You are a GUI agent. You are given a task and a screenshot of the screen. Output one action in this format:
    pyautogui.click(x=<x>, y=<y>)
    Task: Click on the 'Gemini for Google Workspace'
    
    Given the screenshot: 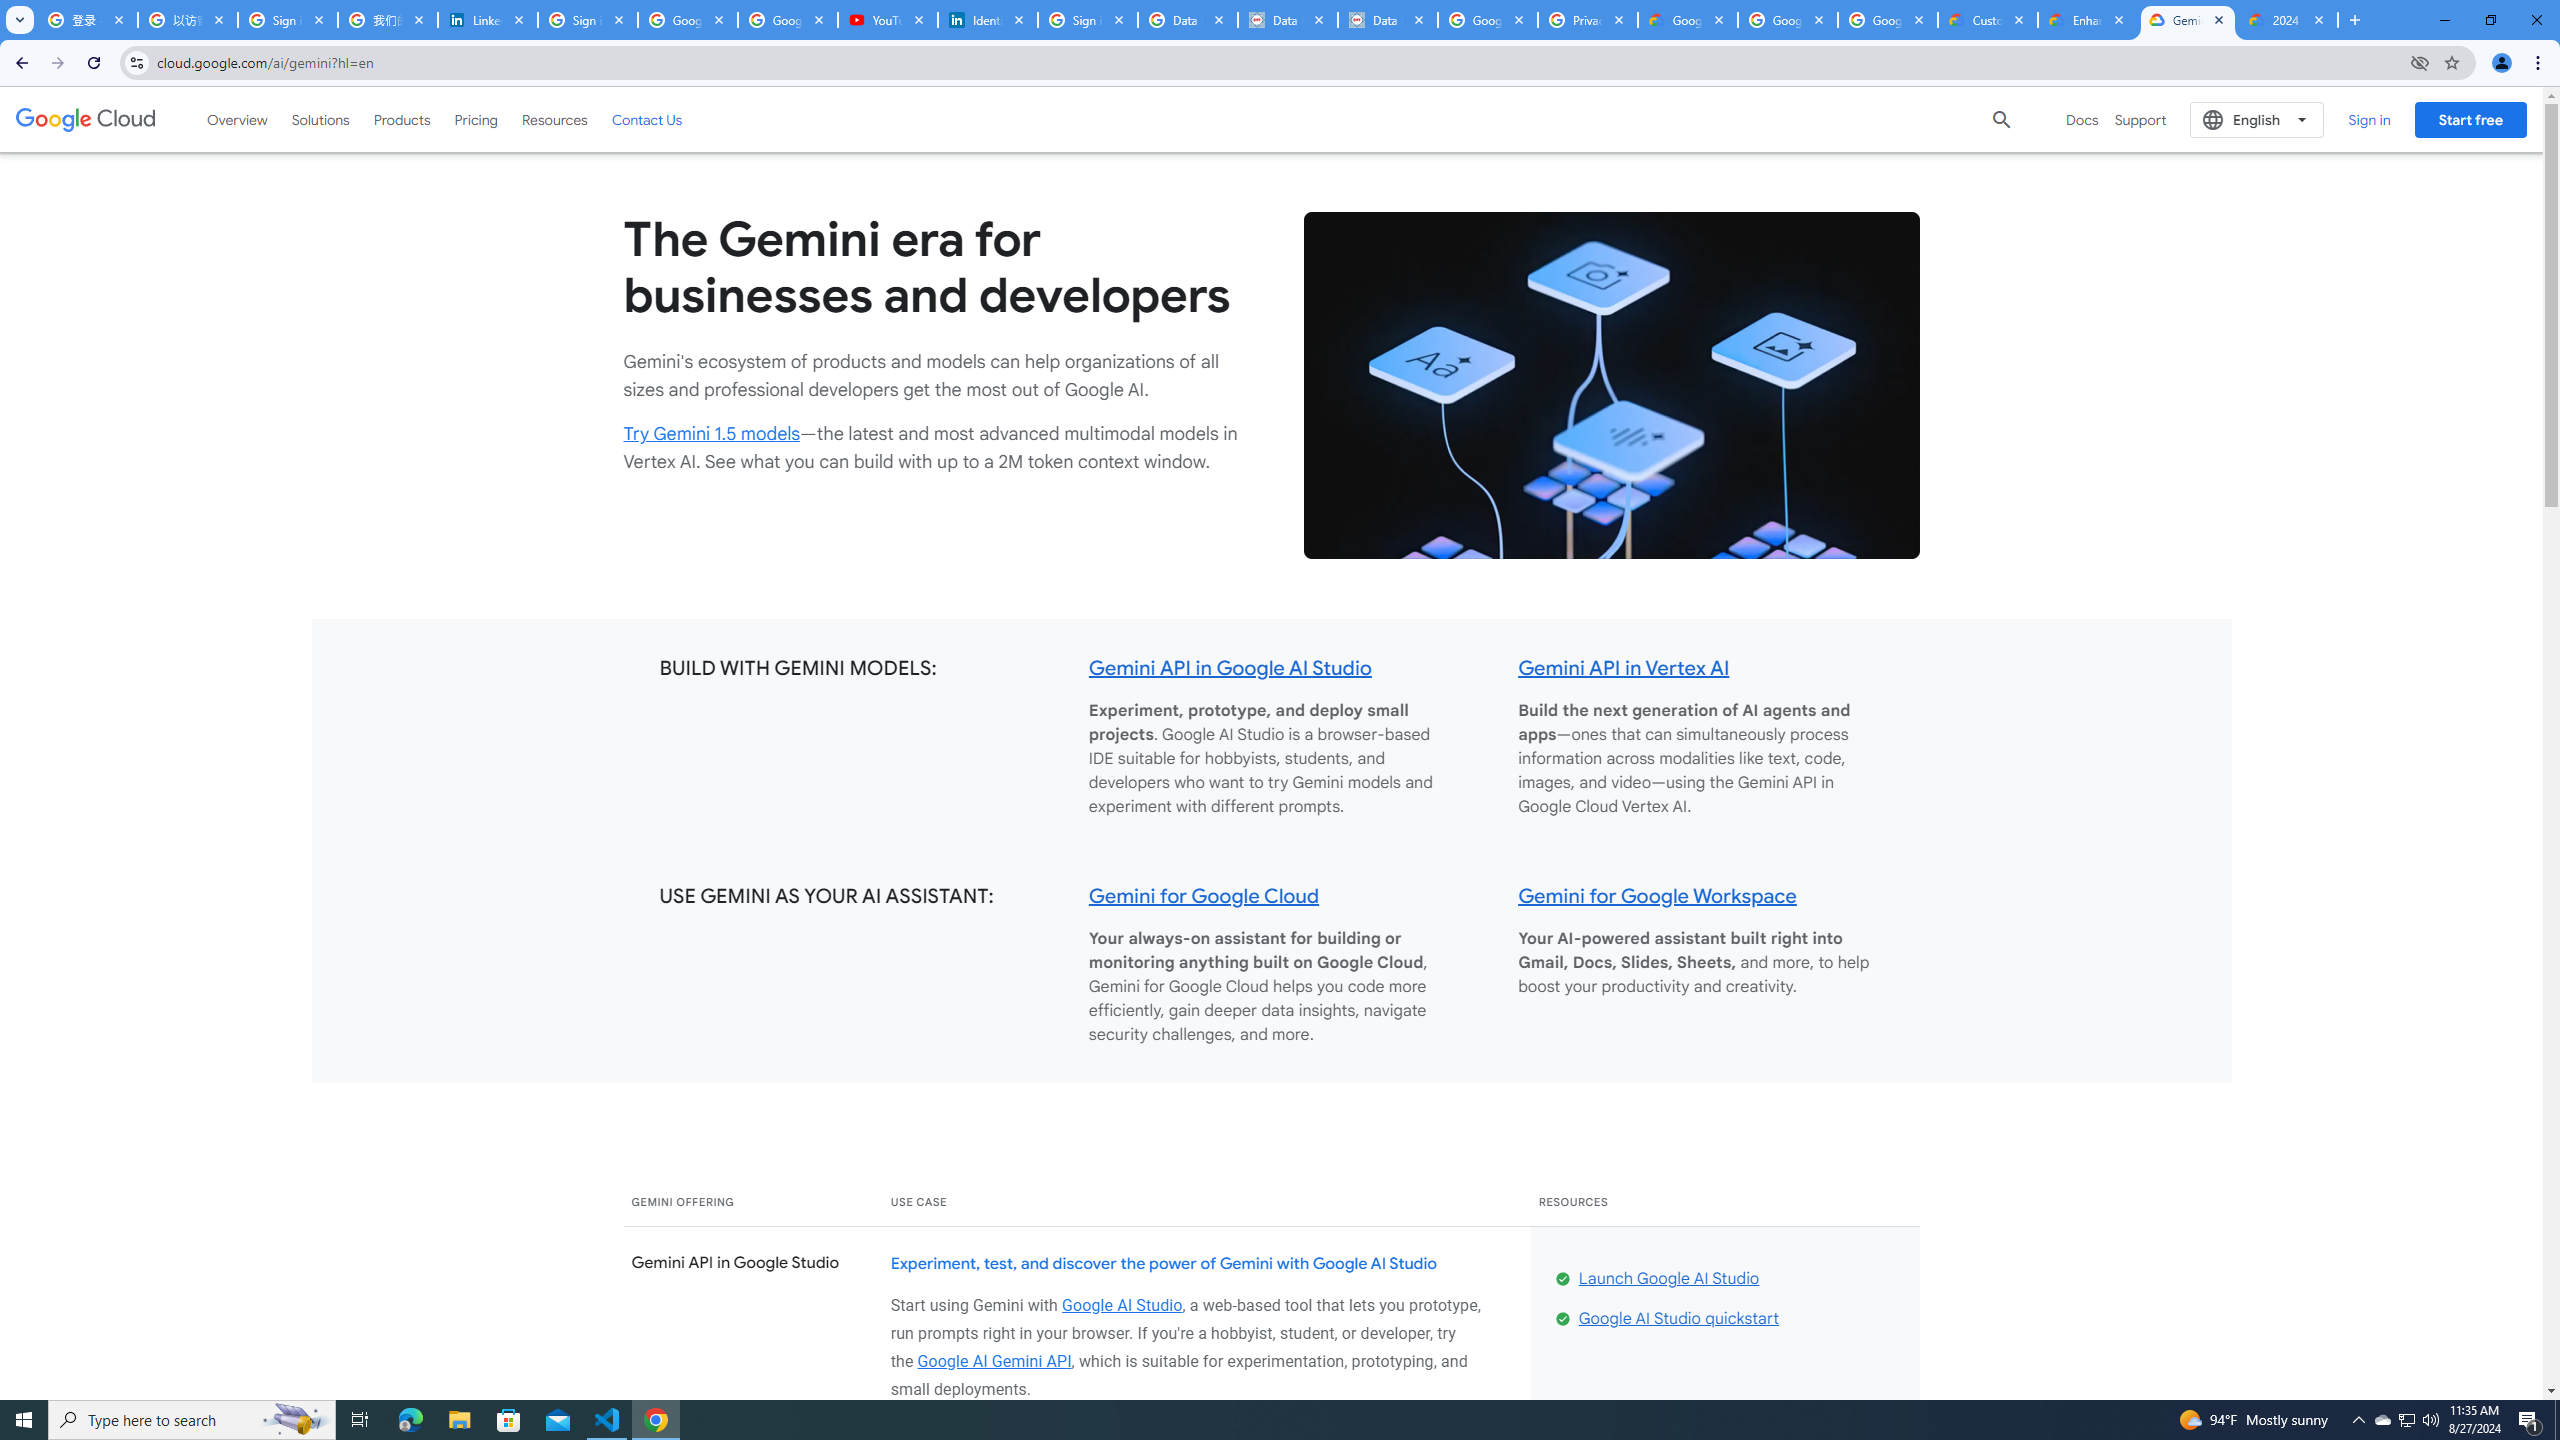 What is the action you would take?
    pyautogui.click(x=1656, y=895)
    